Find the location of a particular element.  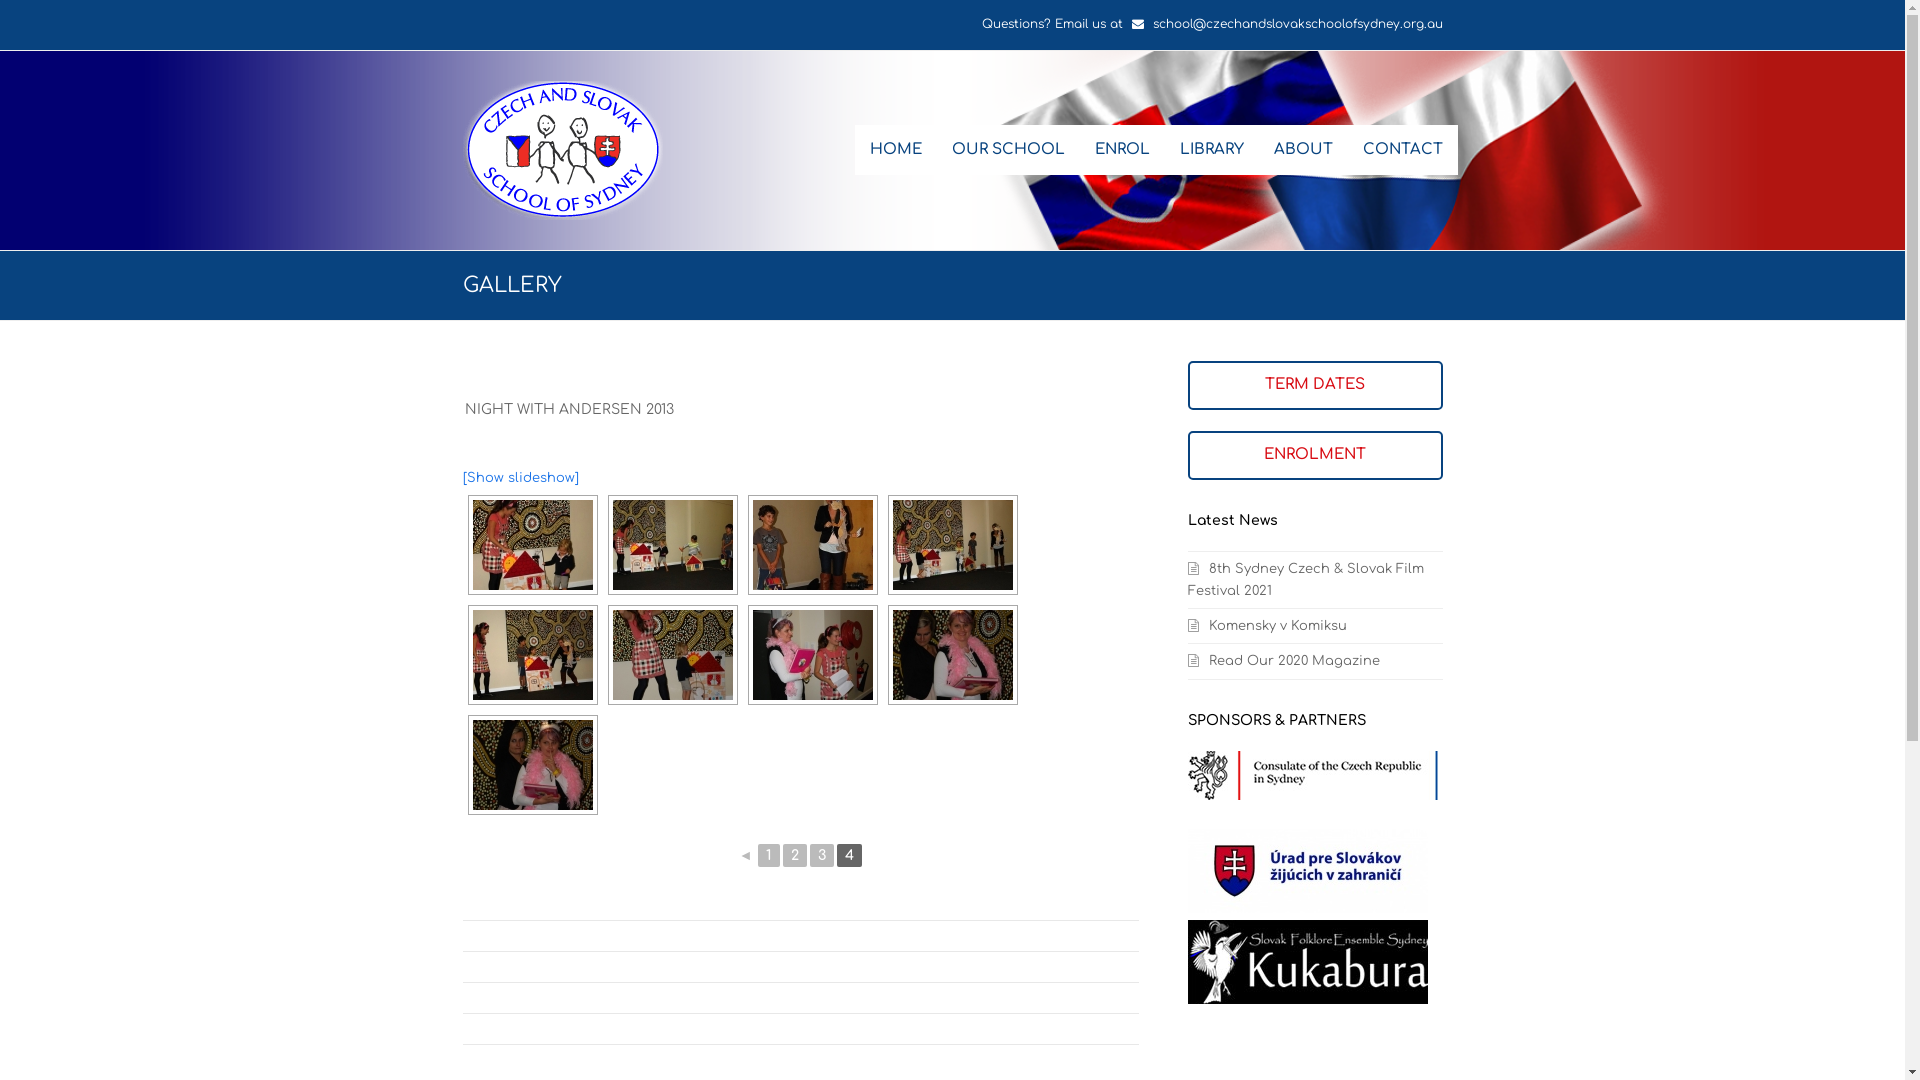

'ABOUT' is located at coordinates (1302, 149).